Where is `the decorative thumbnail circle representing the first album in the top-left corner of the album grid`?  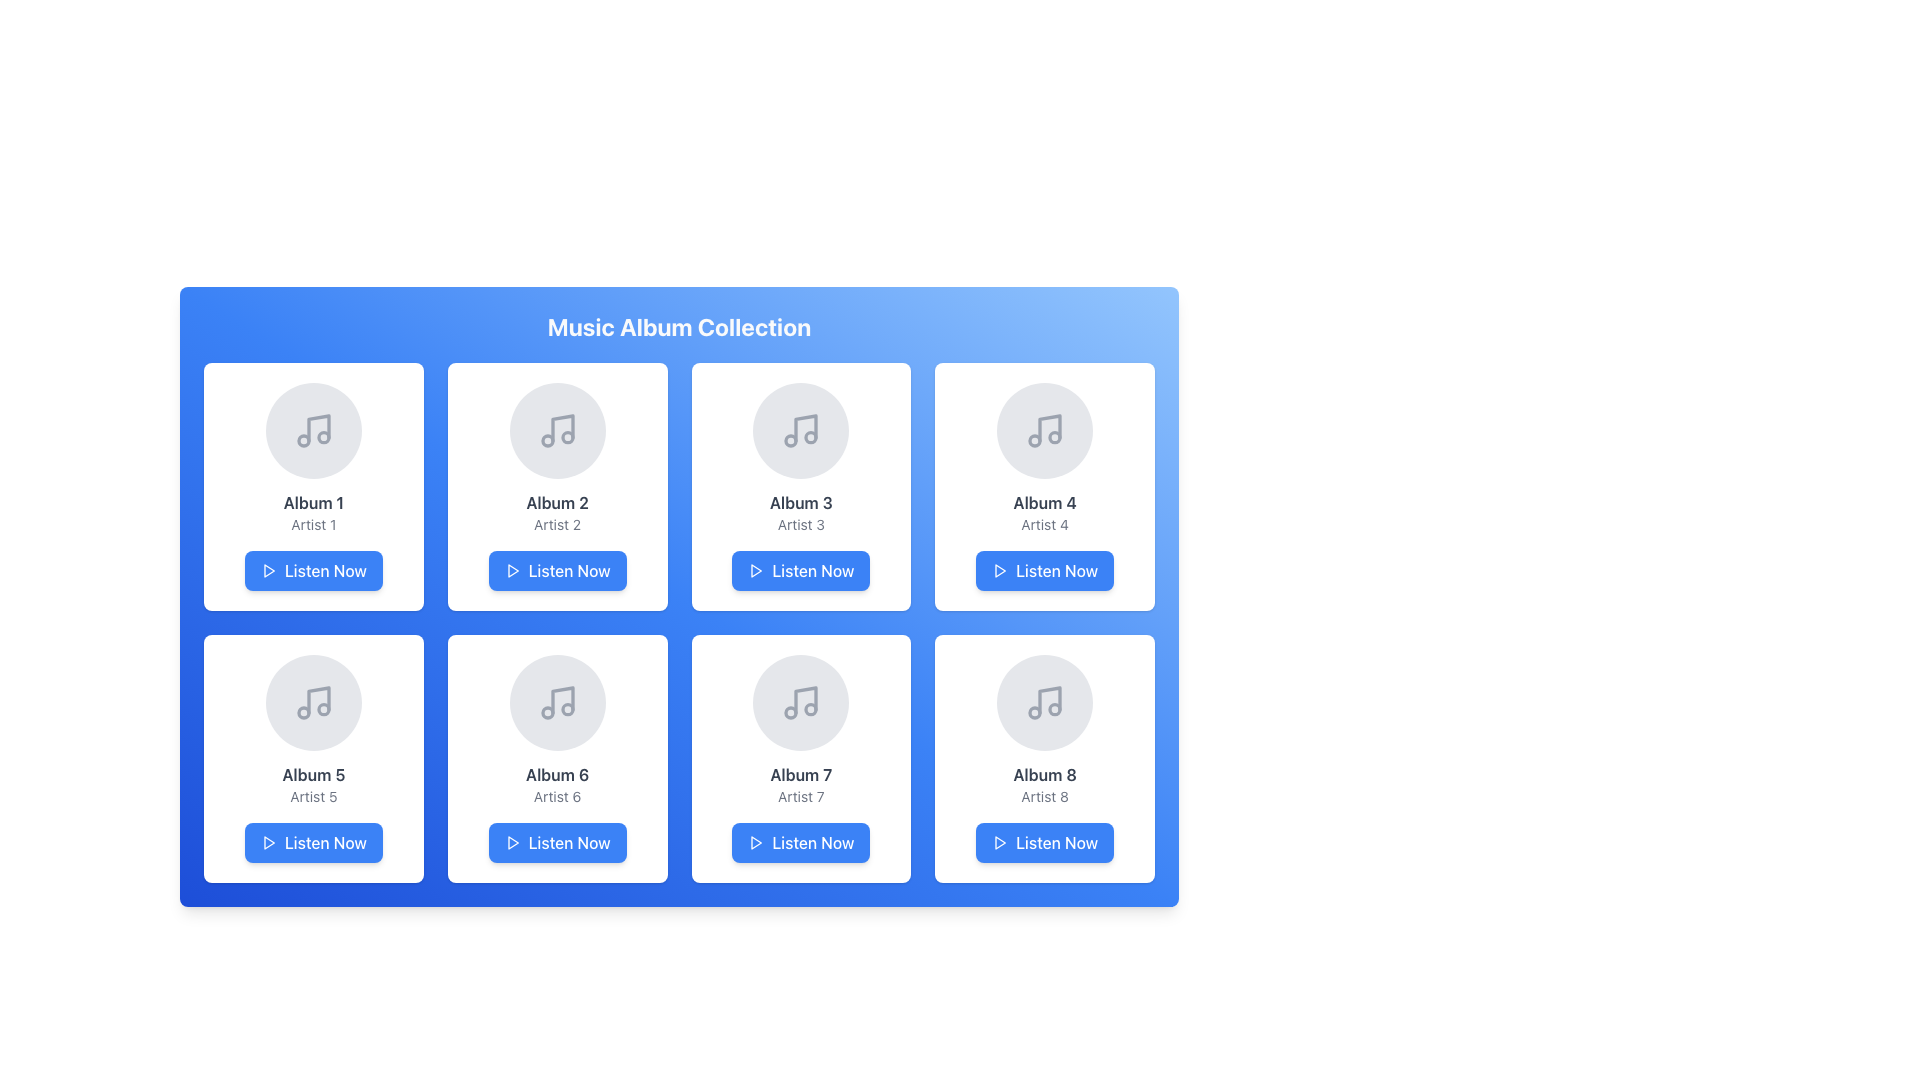
the decorative thumbnail circle representing the first album in the top-left corner of the album grid is located at coordinates (312, 430).